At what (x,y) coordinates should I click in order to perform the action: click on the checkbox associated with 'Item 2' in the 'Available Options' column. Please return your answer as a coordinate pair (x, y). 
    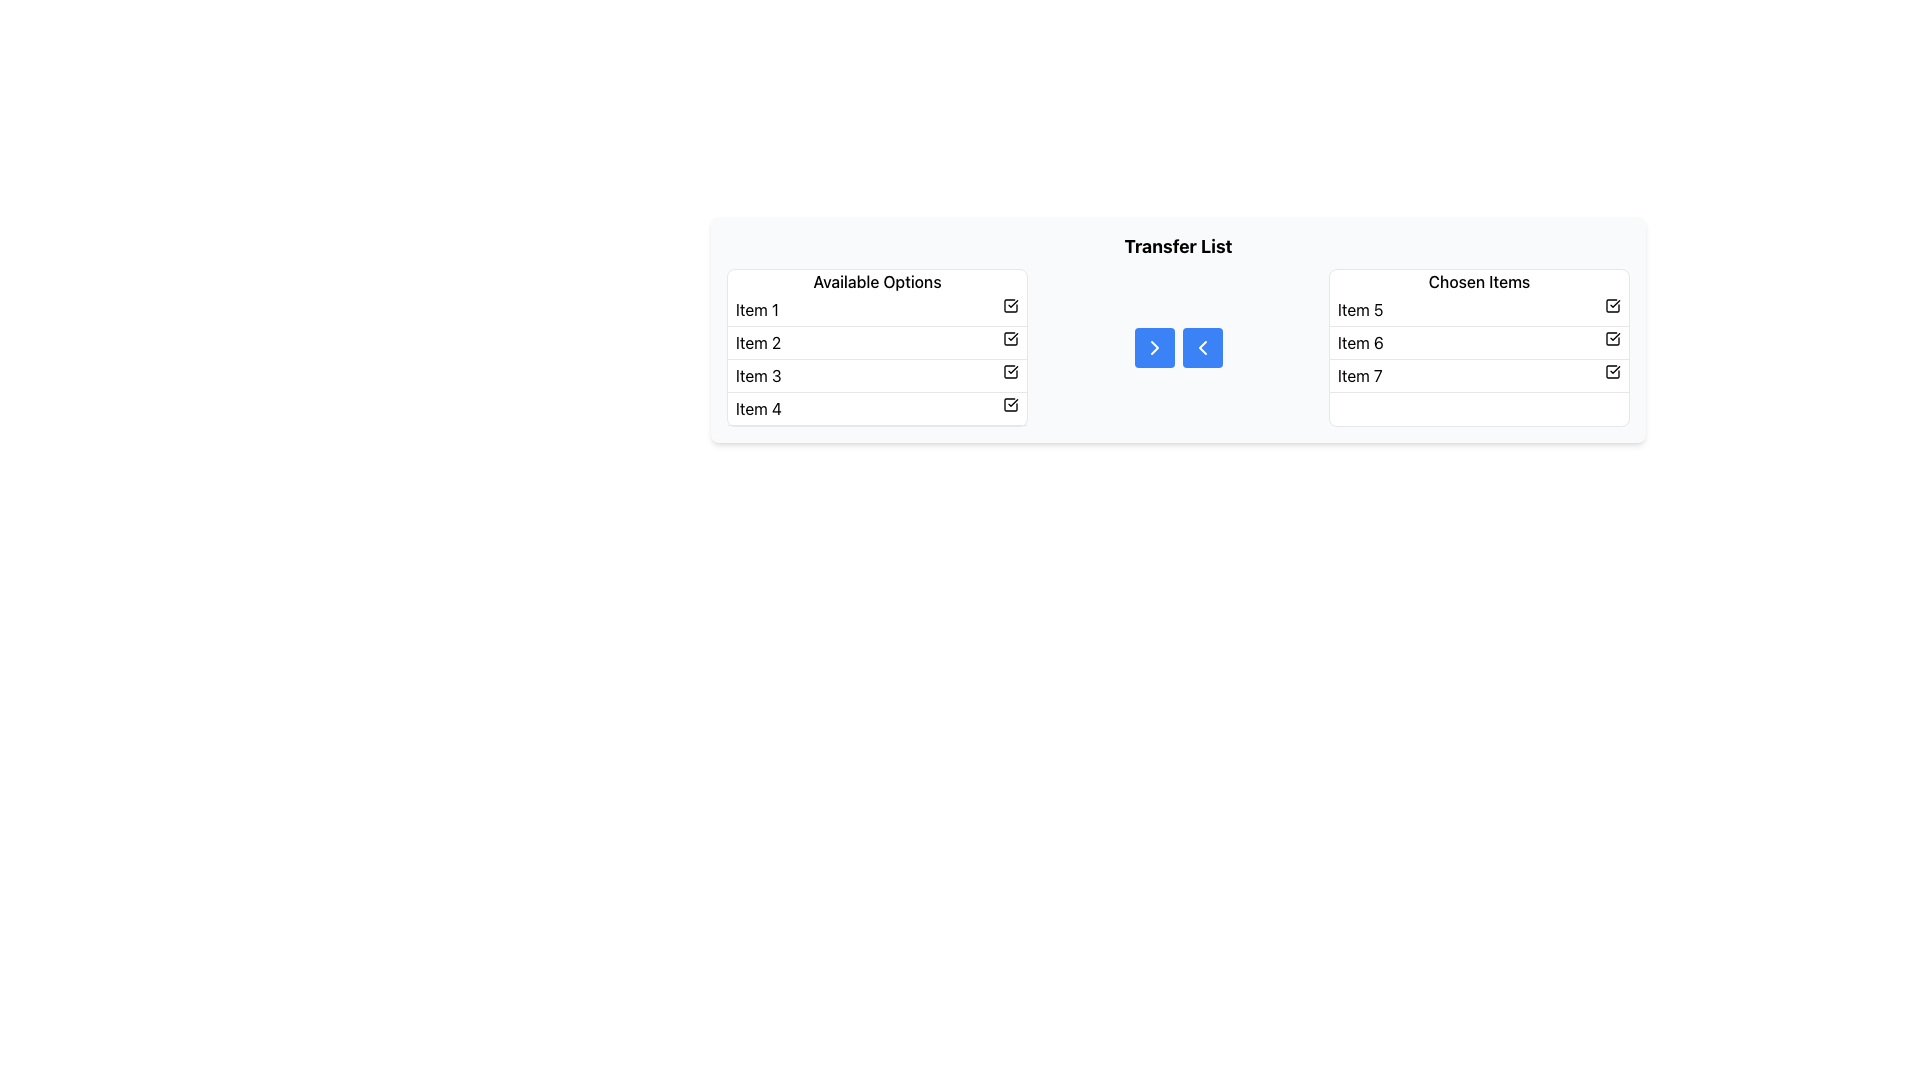
    Looking at the image, I should click on (1011, 338).